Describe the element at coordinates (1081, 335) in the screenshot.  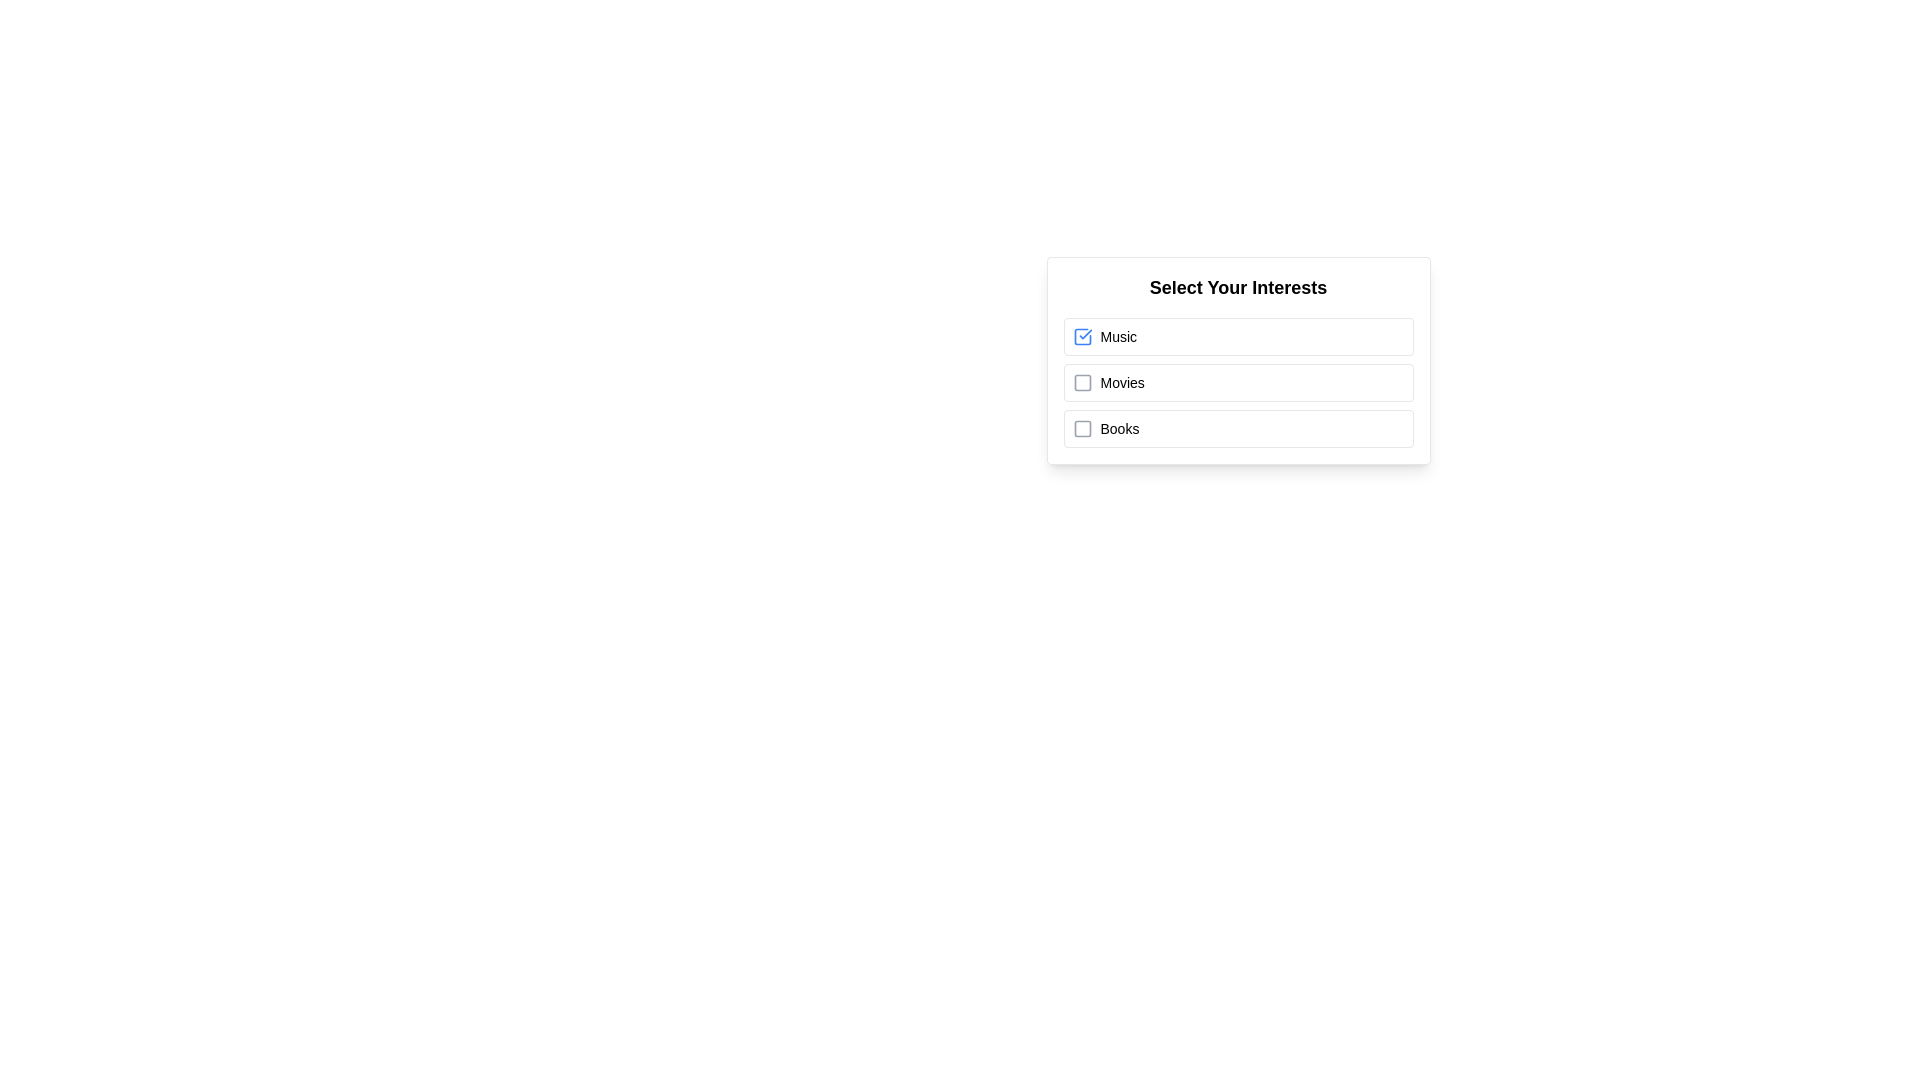
I see `the checkbox for the 'Music' category, which is the leftmost component of a horizontal group that includes a checkbox icon and the text 'Music'` at that location.